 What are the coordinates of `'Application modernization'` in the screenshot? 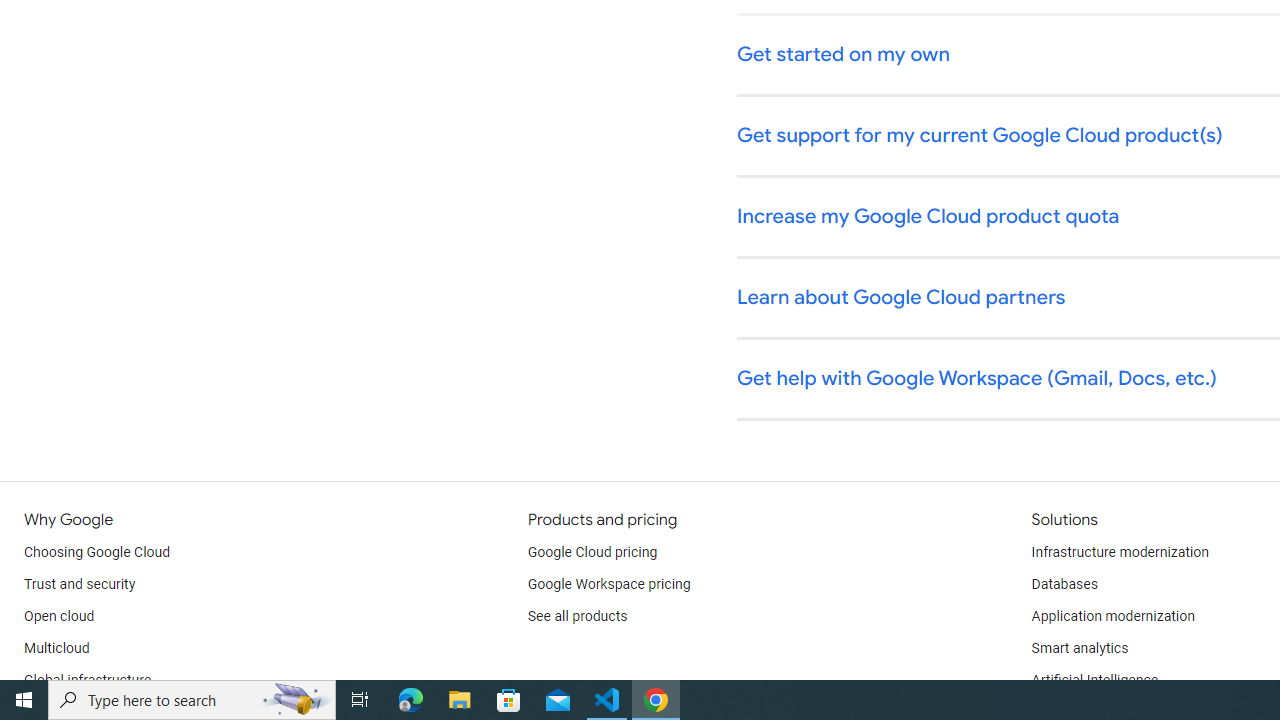 It's located at (1111, 616).